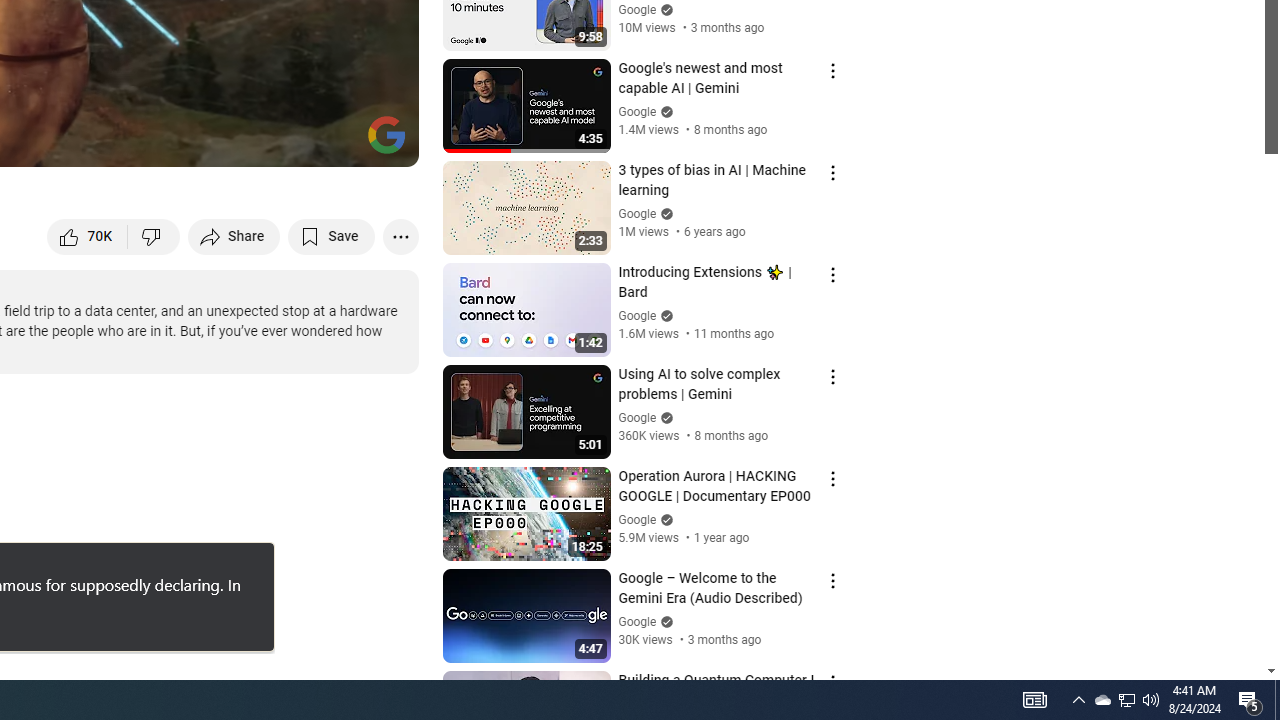 Image resolution: width=1280 pixels, height=720 pixels. I want to click on 'Subtitles/closed captions unavailable', so click(190, 141).